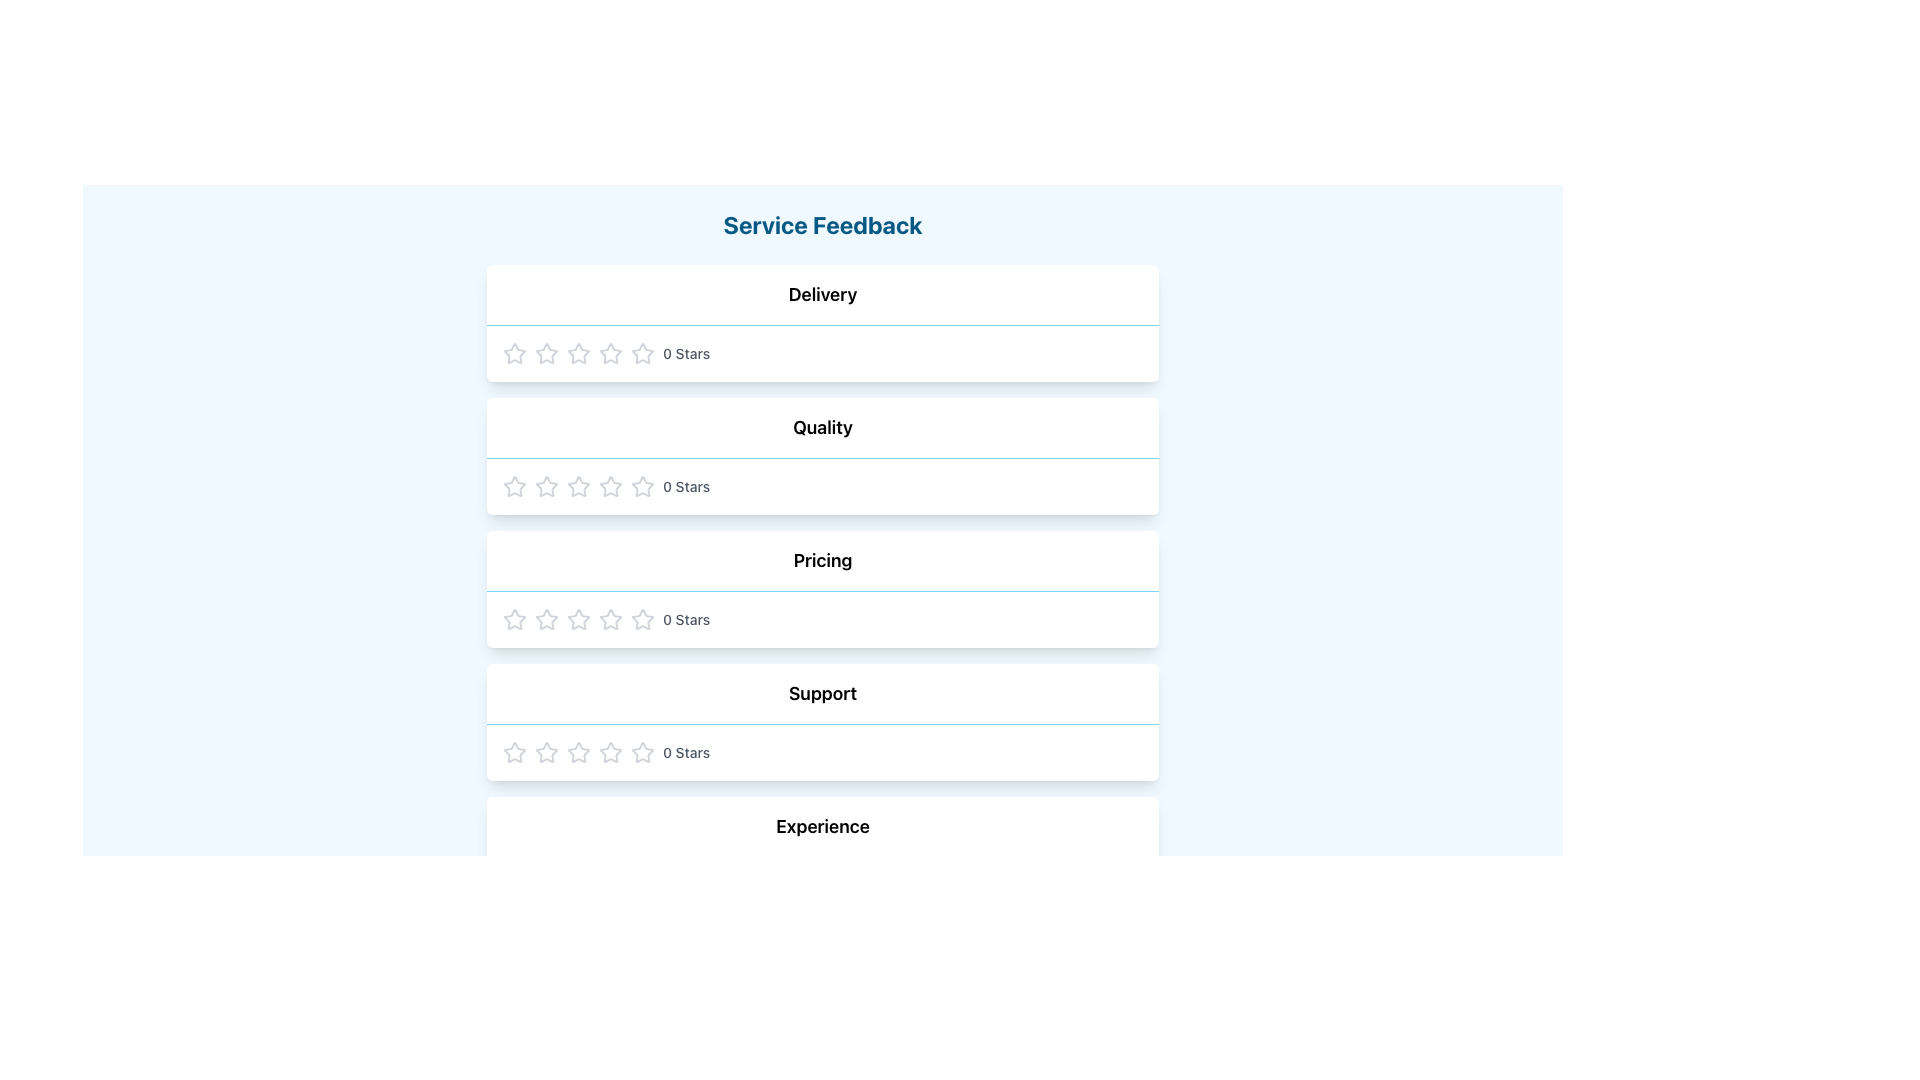 This screenshot has height=1080, width=1920. What do you see at coordinates (547, 752) in the screenshot?
I see `the second outlined gray star icon in the five-star rating system under the 'Support' section of the feedback form` at bounding box center [547, 752].